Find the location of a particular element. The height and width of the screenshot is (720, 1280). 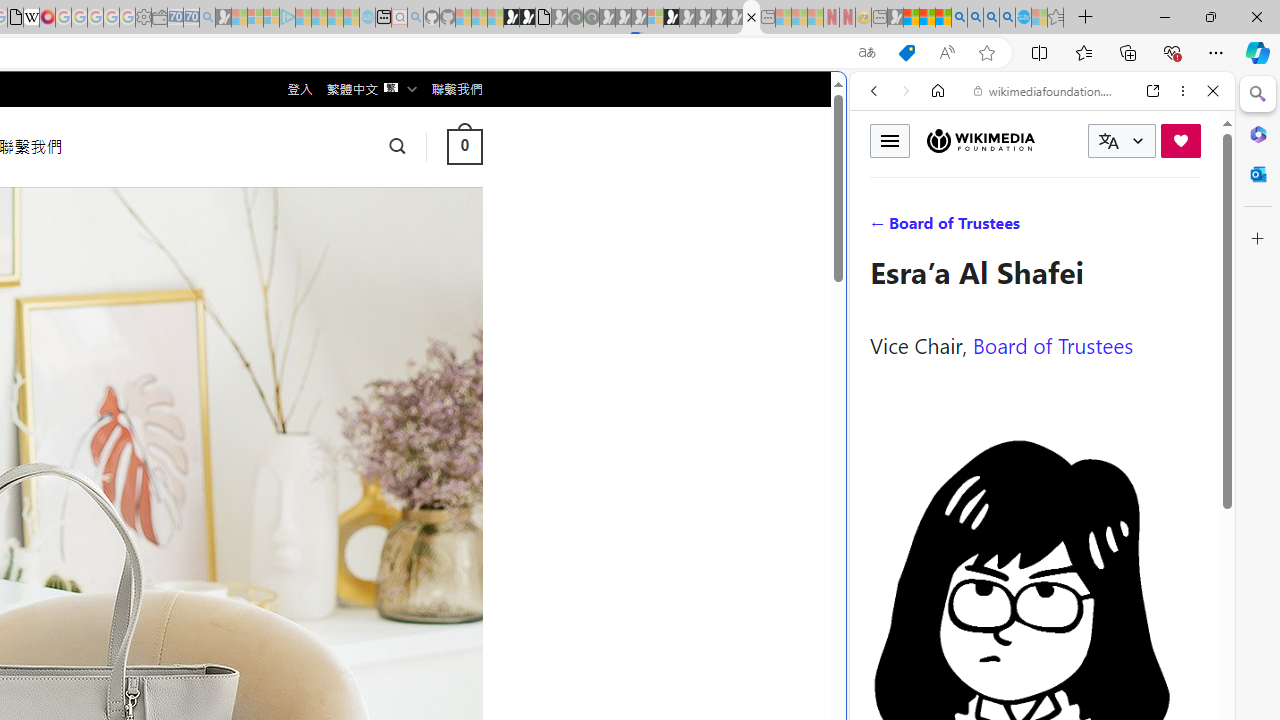

'Toggle menu' is located at coordinates (889, 139).